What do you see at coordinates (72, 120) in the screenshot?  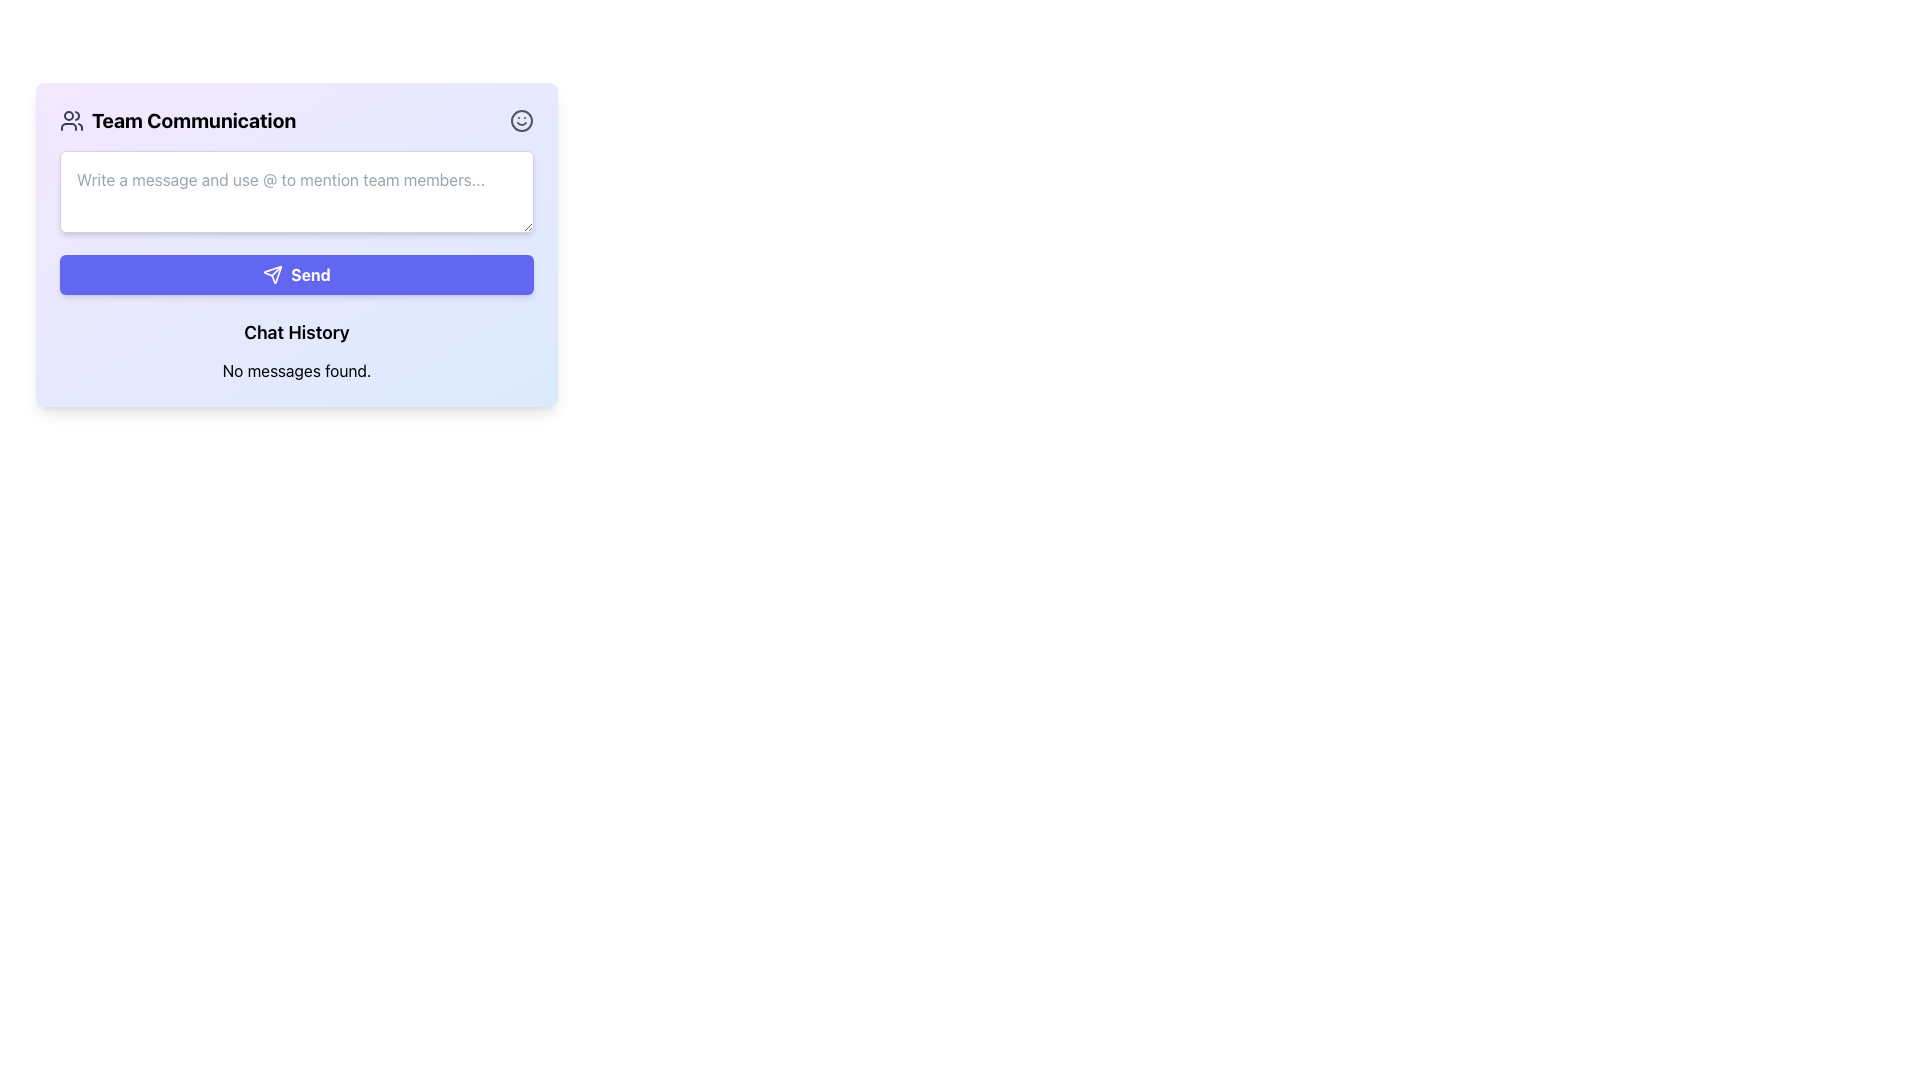 I see `the team communication icon located at the top-left corner of the 'Team Communication' panel` at bounding box center [72, 120].